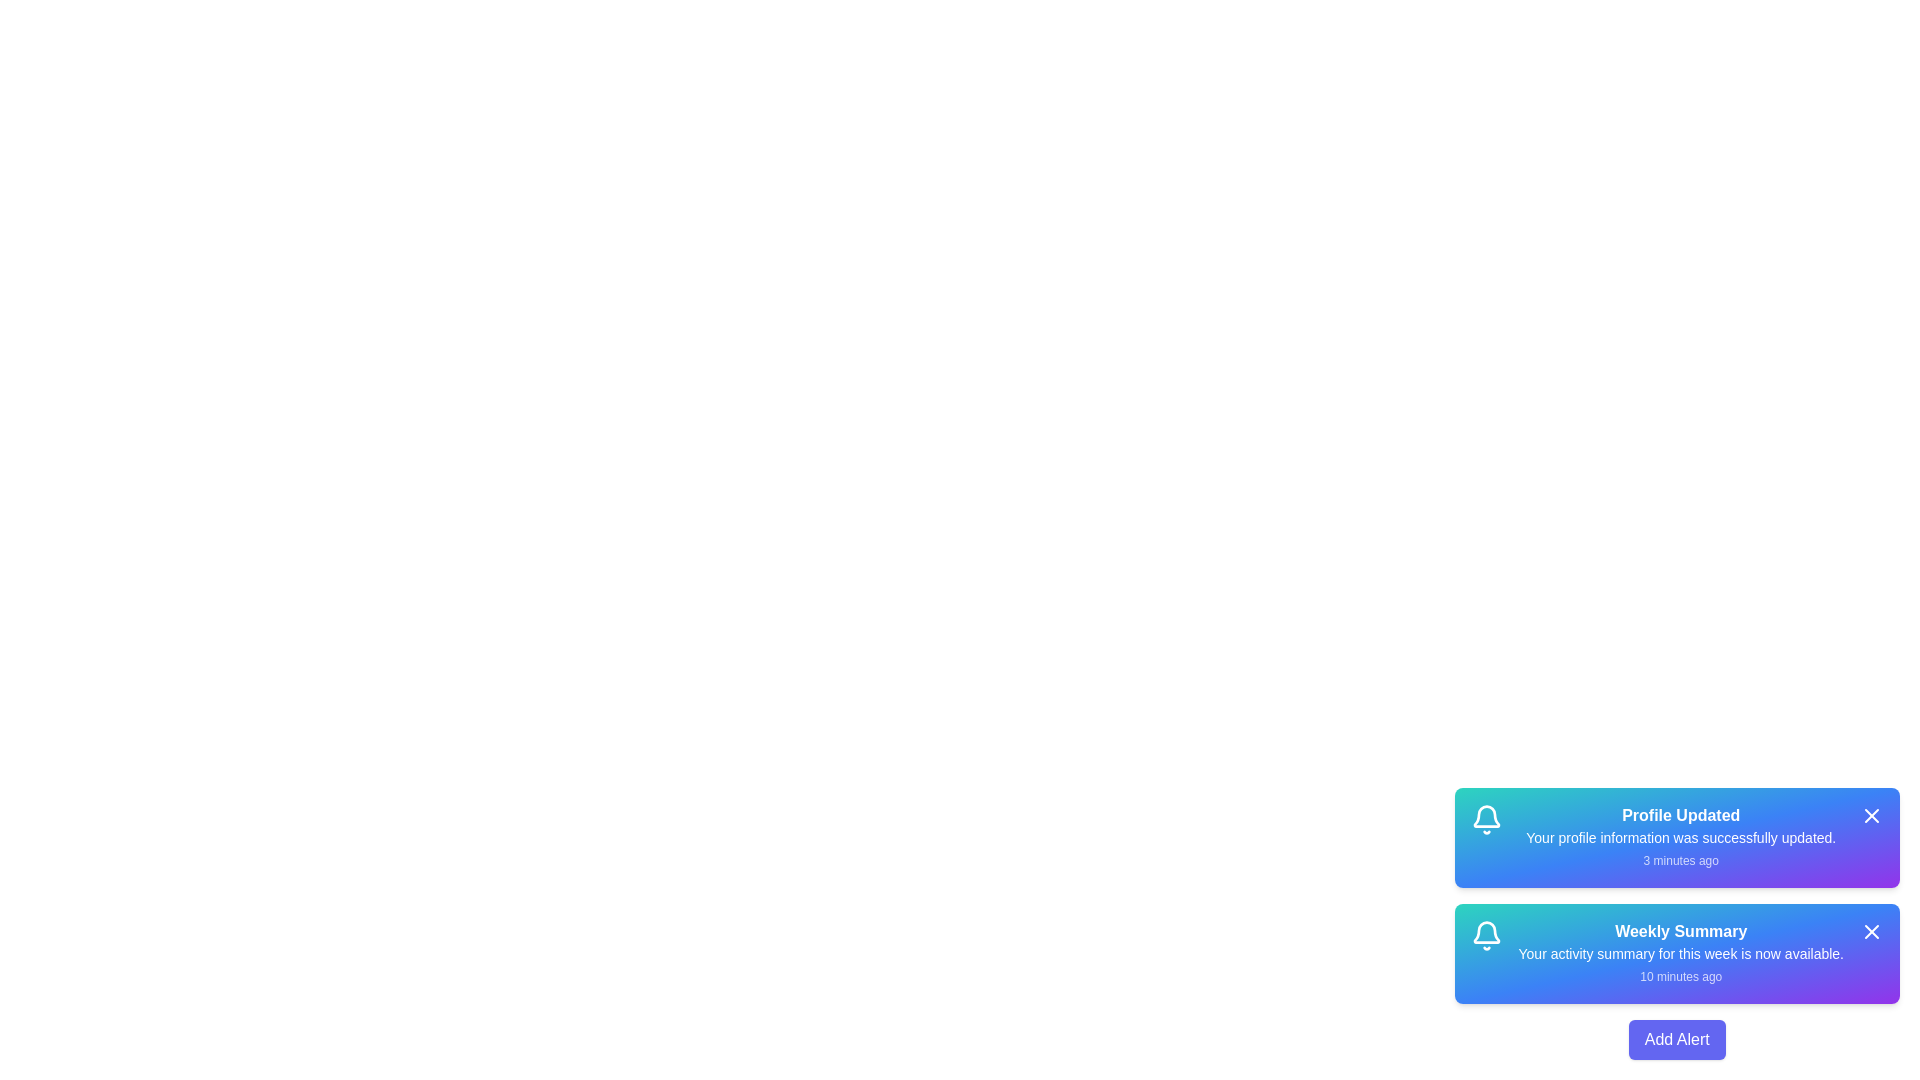 Image resolution: width=1920 pixels, height=1080 pixels. What do you see at coordinates (1677, 1039) in the screenshot?
I see `the 'Add Alert' button to add a new alert` at bounding box center [1677, 1039].